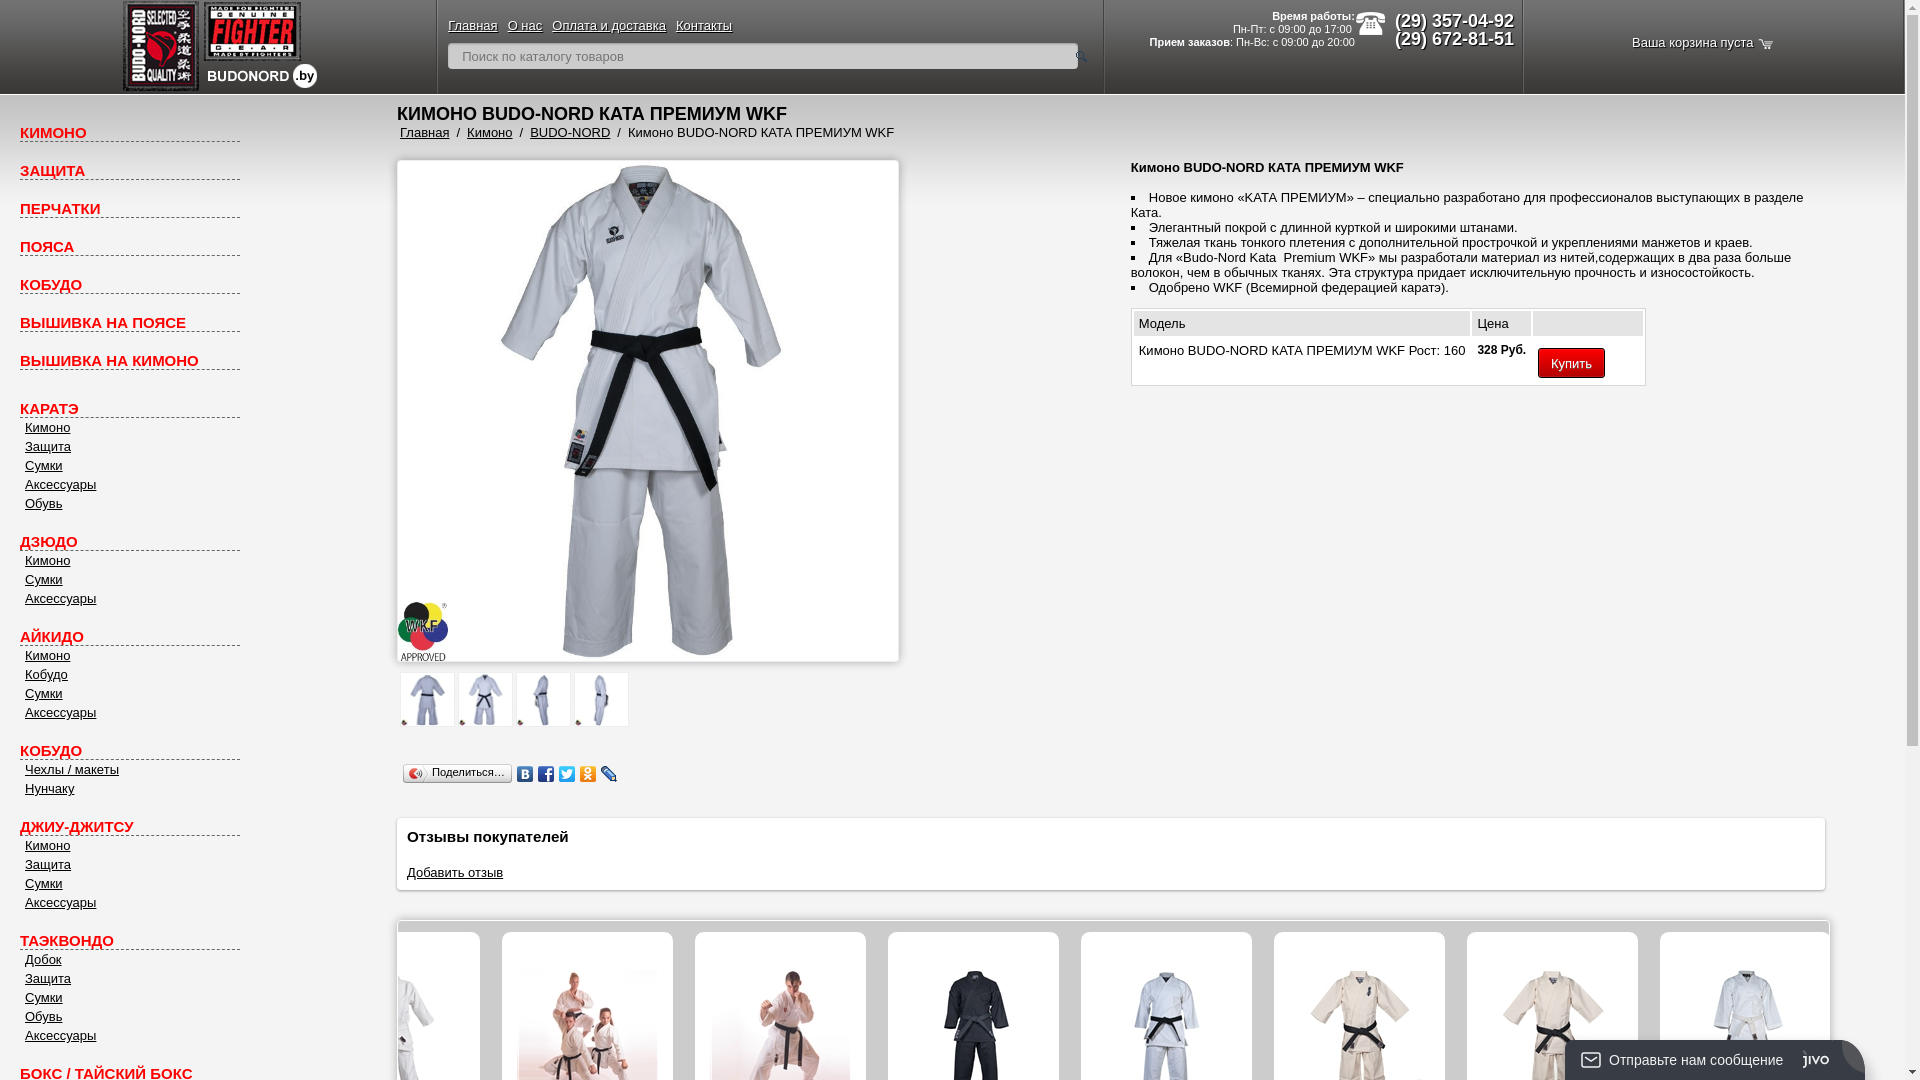  I want to click on 'LiveJournal', so click(608, 773).